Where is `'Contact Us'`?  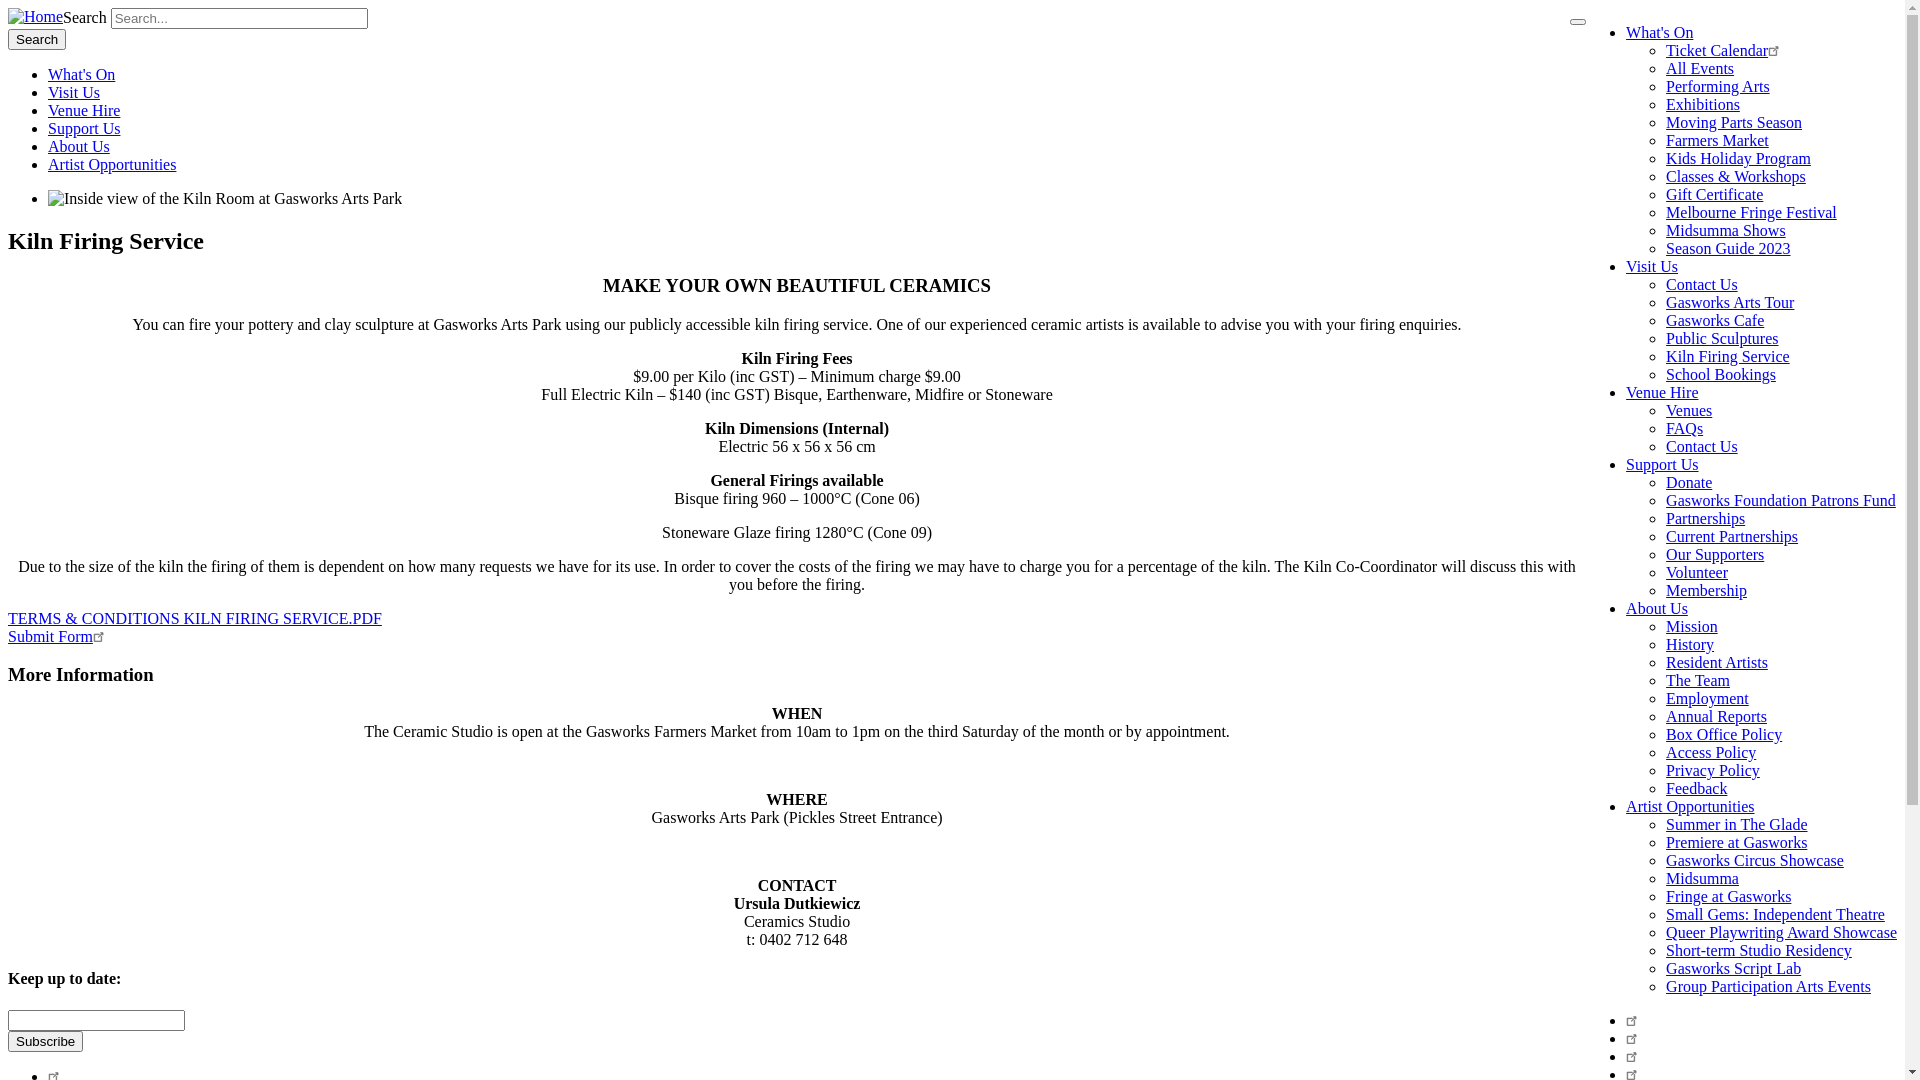
'Contact Us' is located at coordinates (1665, 284).